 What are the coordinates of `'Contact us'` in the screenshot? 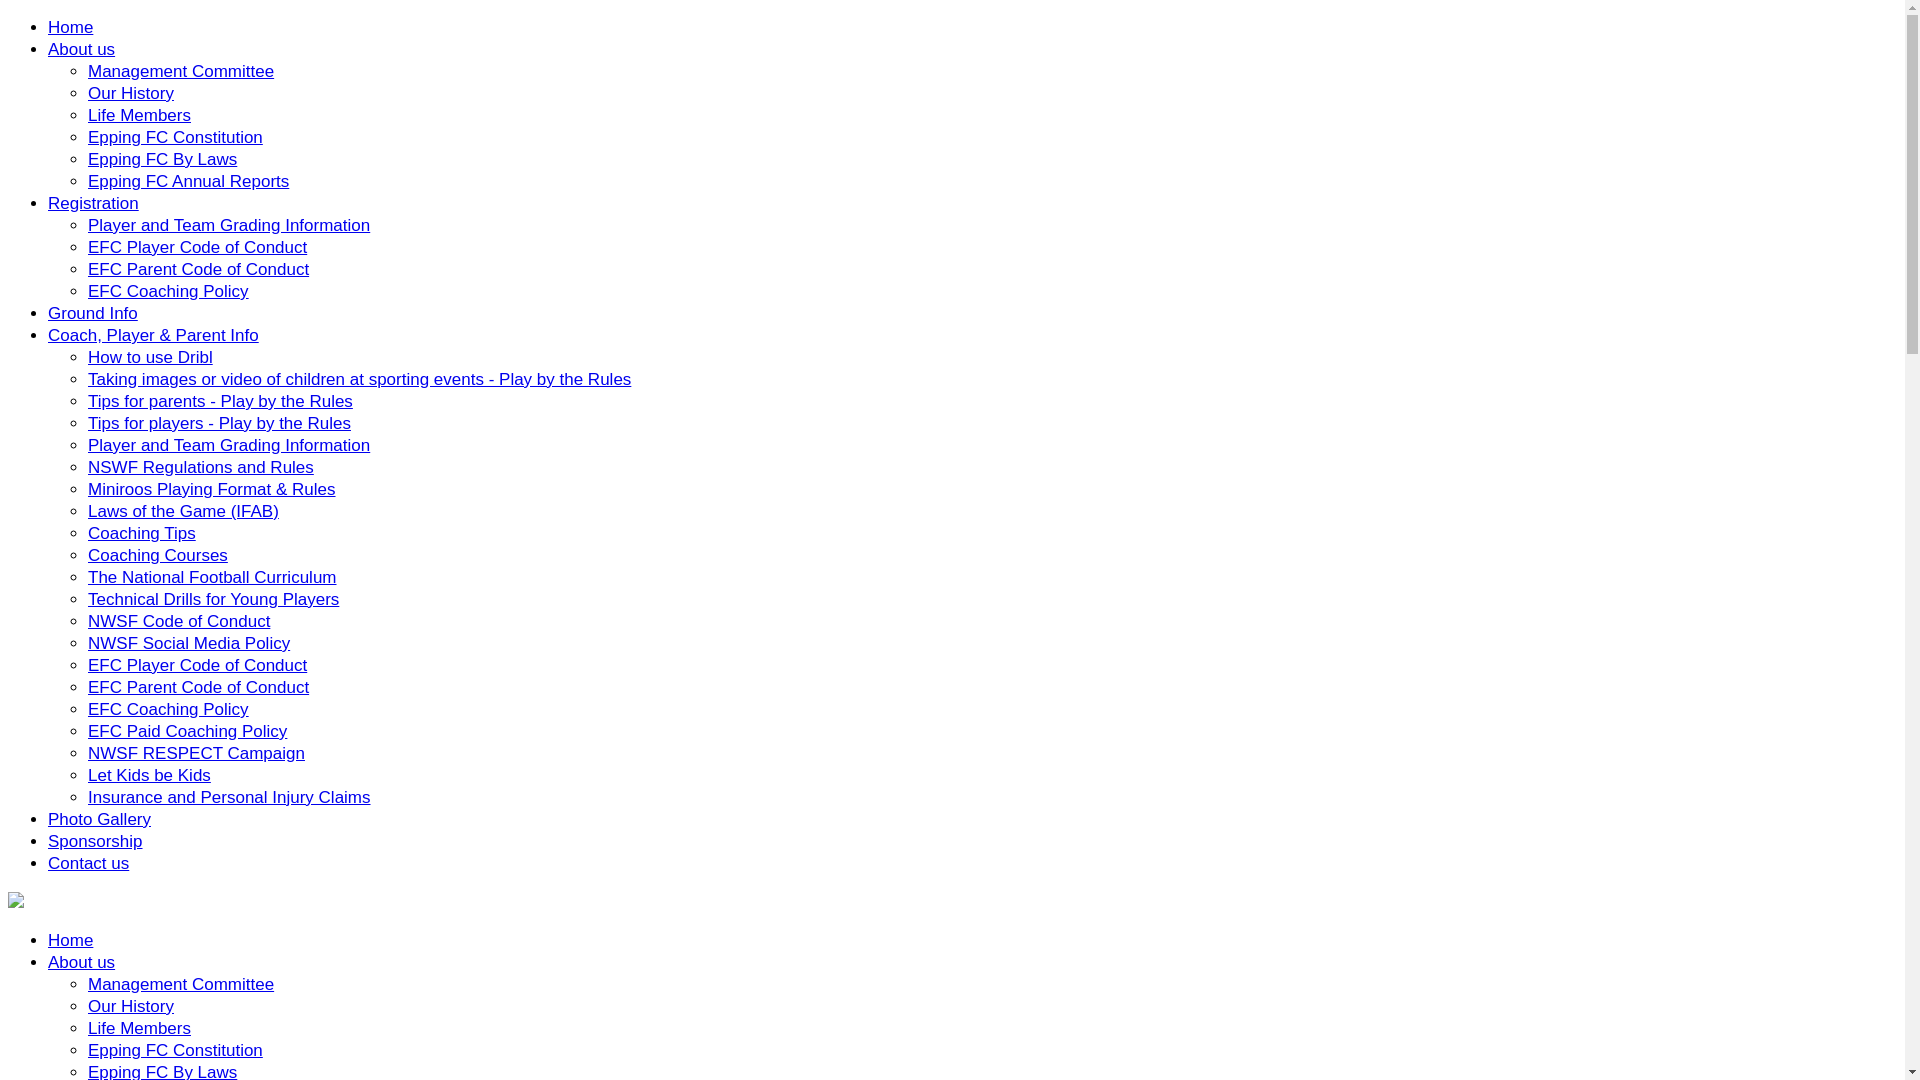 It's located at (87, 862).